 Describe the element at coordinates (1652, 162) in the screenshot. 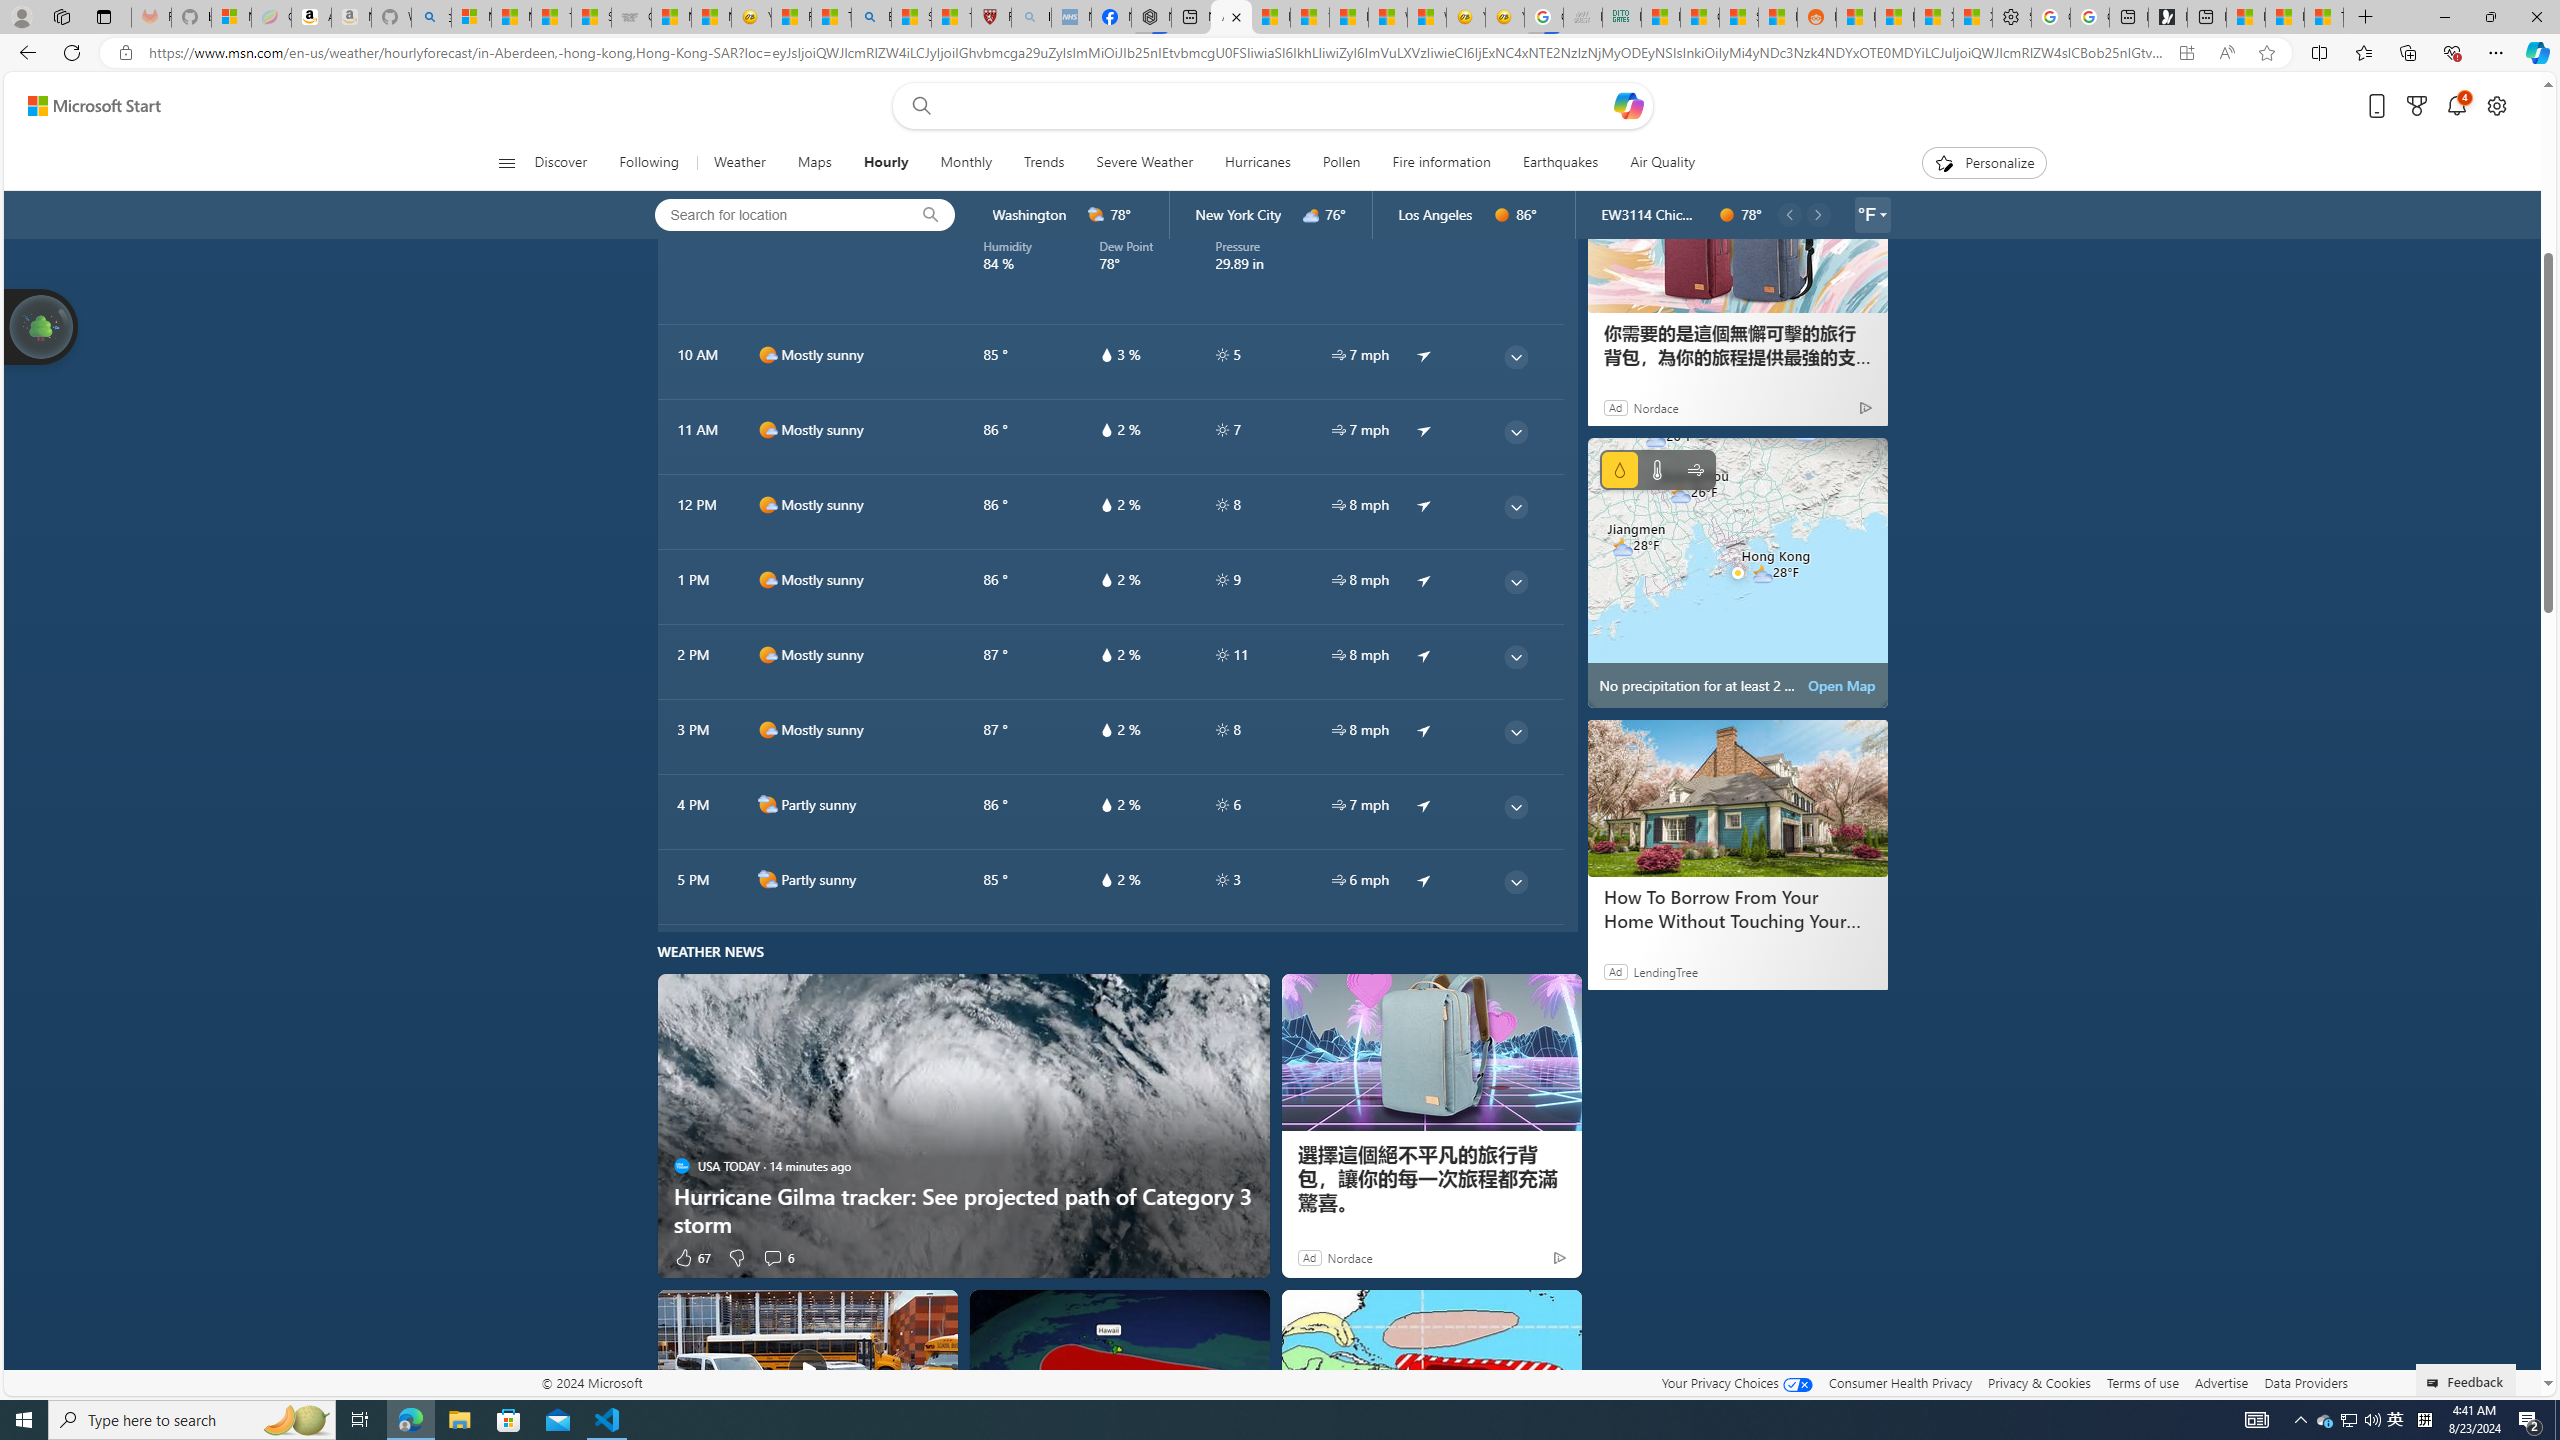

I see `'Air Quality'` at that location.